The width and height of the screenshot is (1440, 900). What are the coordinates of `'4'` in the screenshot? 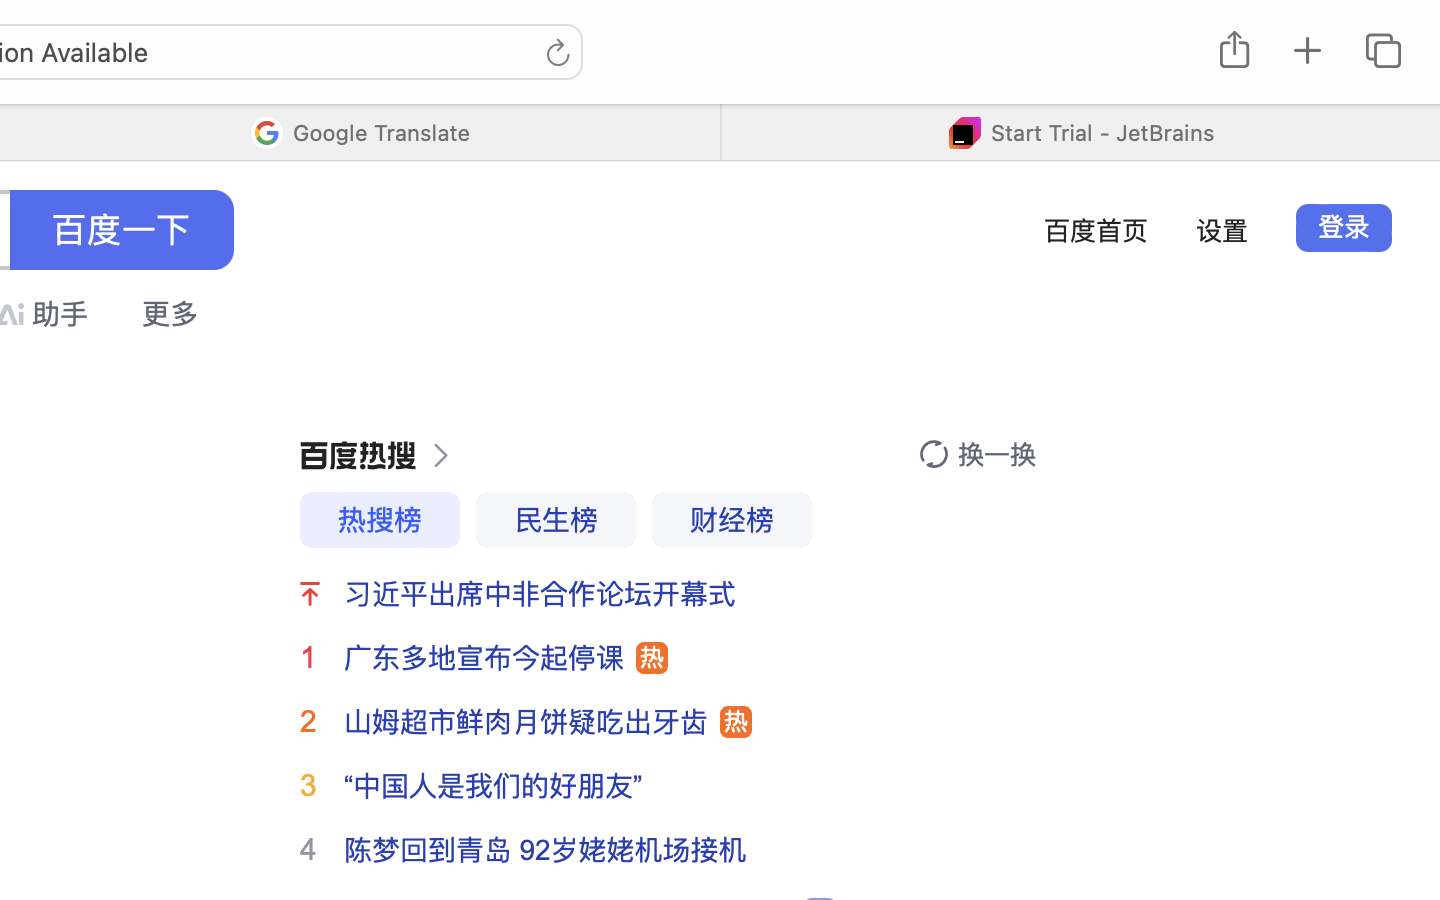 It's located at (308, 848).